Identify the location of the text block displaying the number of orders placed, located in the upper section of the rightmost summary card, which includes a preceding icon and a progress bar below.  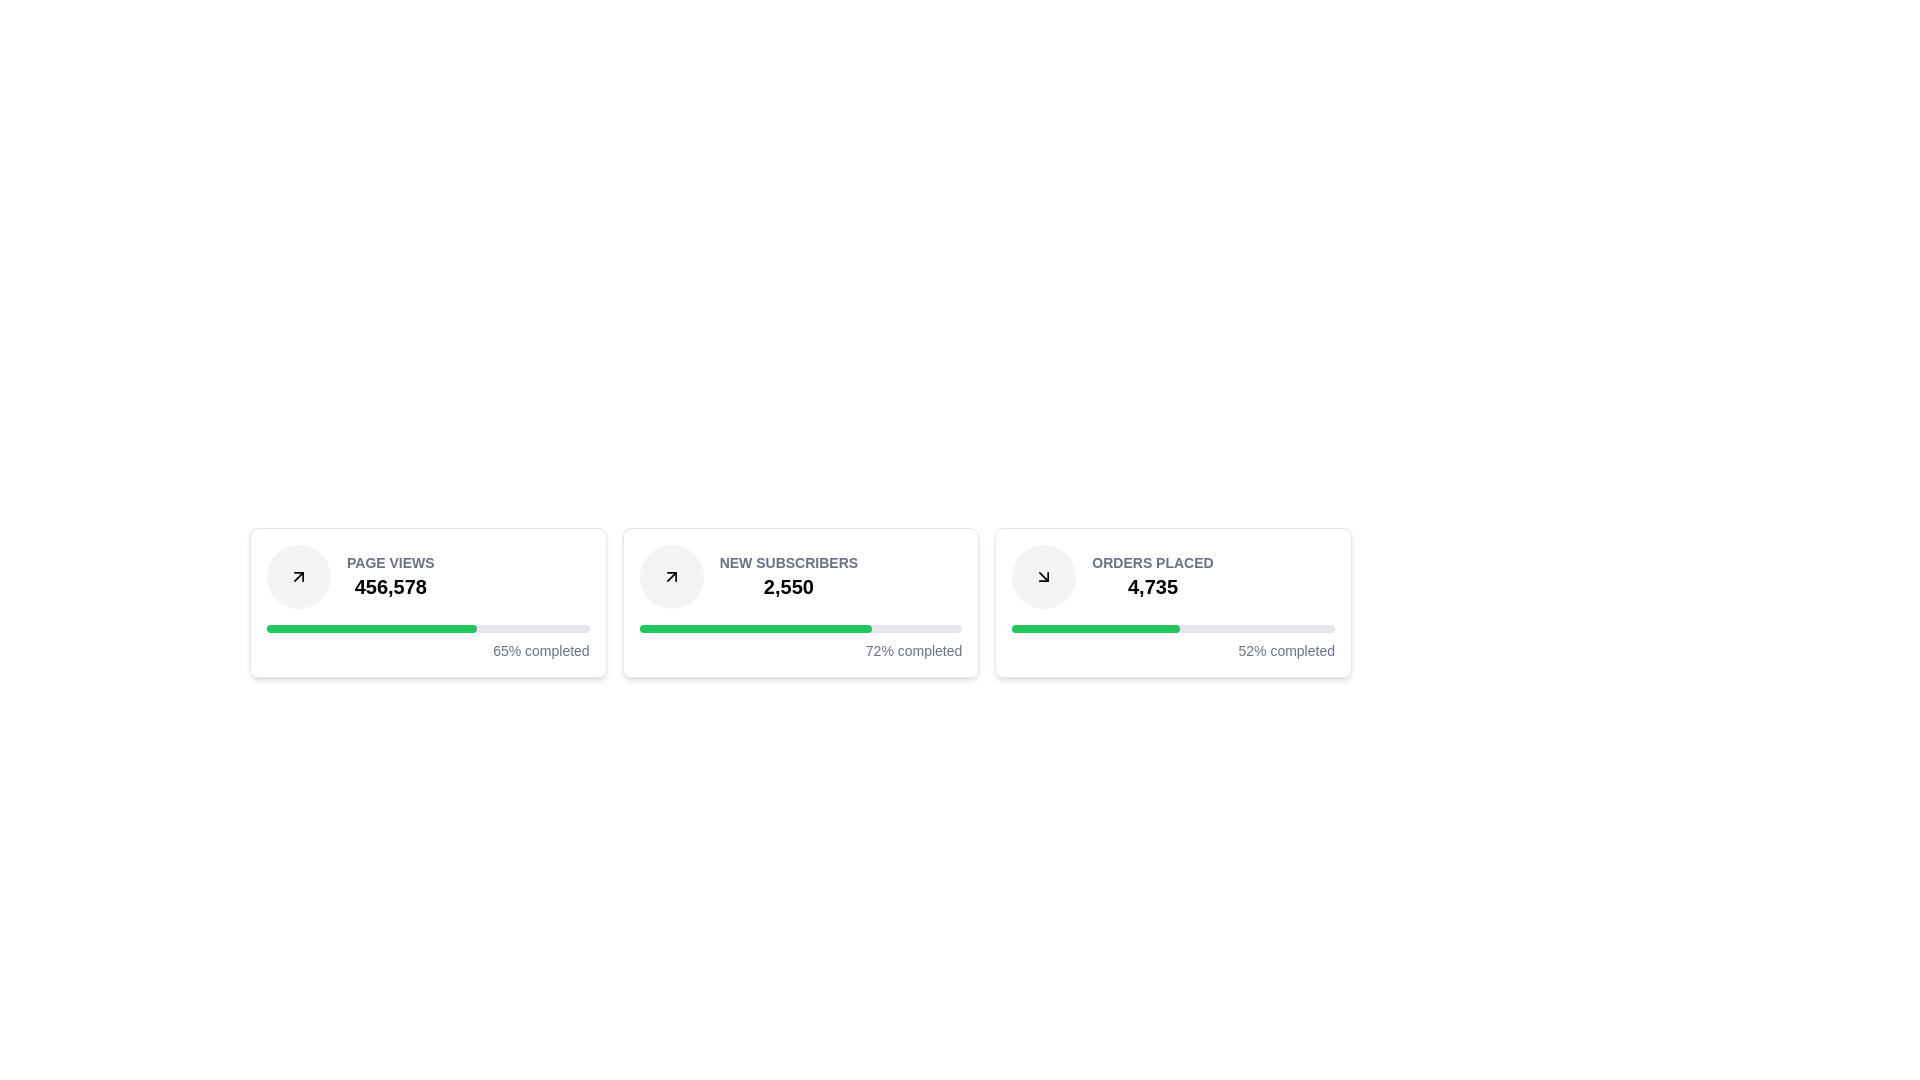
(1173, 577).